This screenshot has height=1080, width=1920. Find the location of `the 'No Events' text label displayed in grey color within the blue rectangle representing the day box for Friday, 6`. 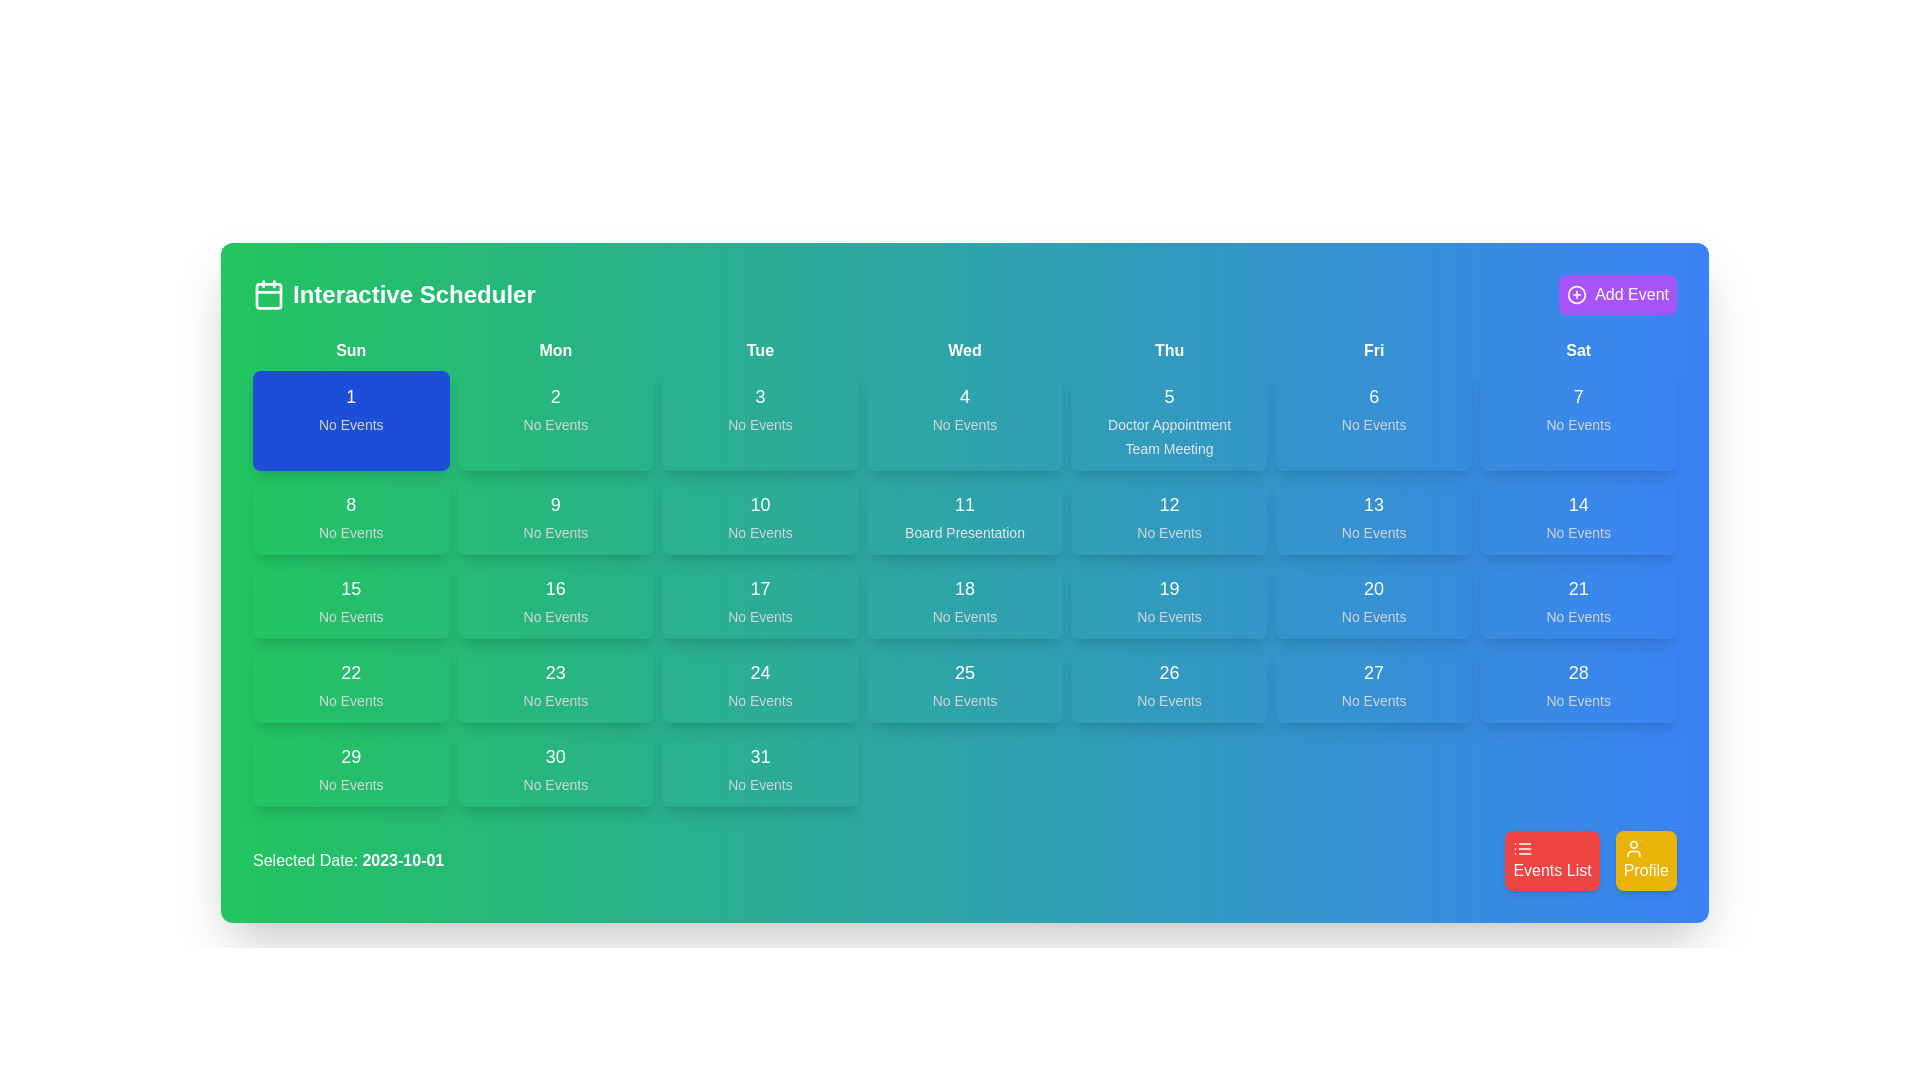

the 'No Events' text label displayed in grey color within the blue rectangle representing the day box for Friday, 6 is located at coordinates (1373, 423).